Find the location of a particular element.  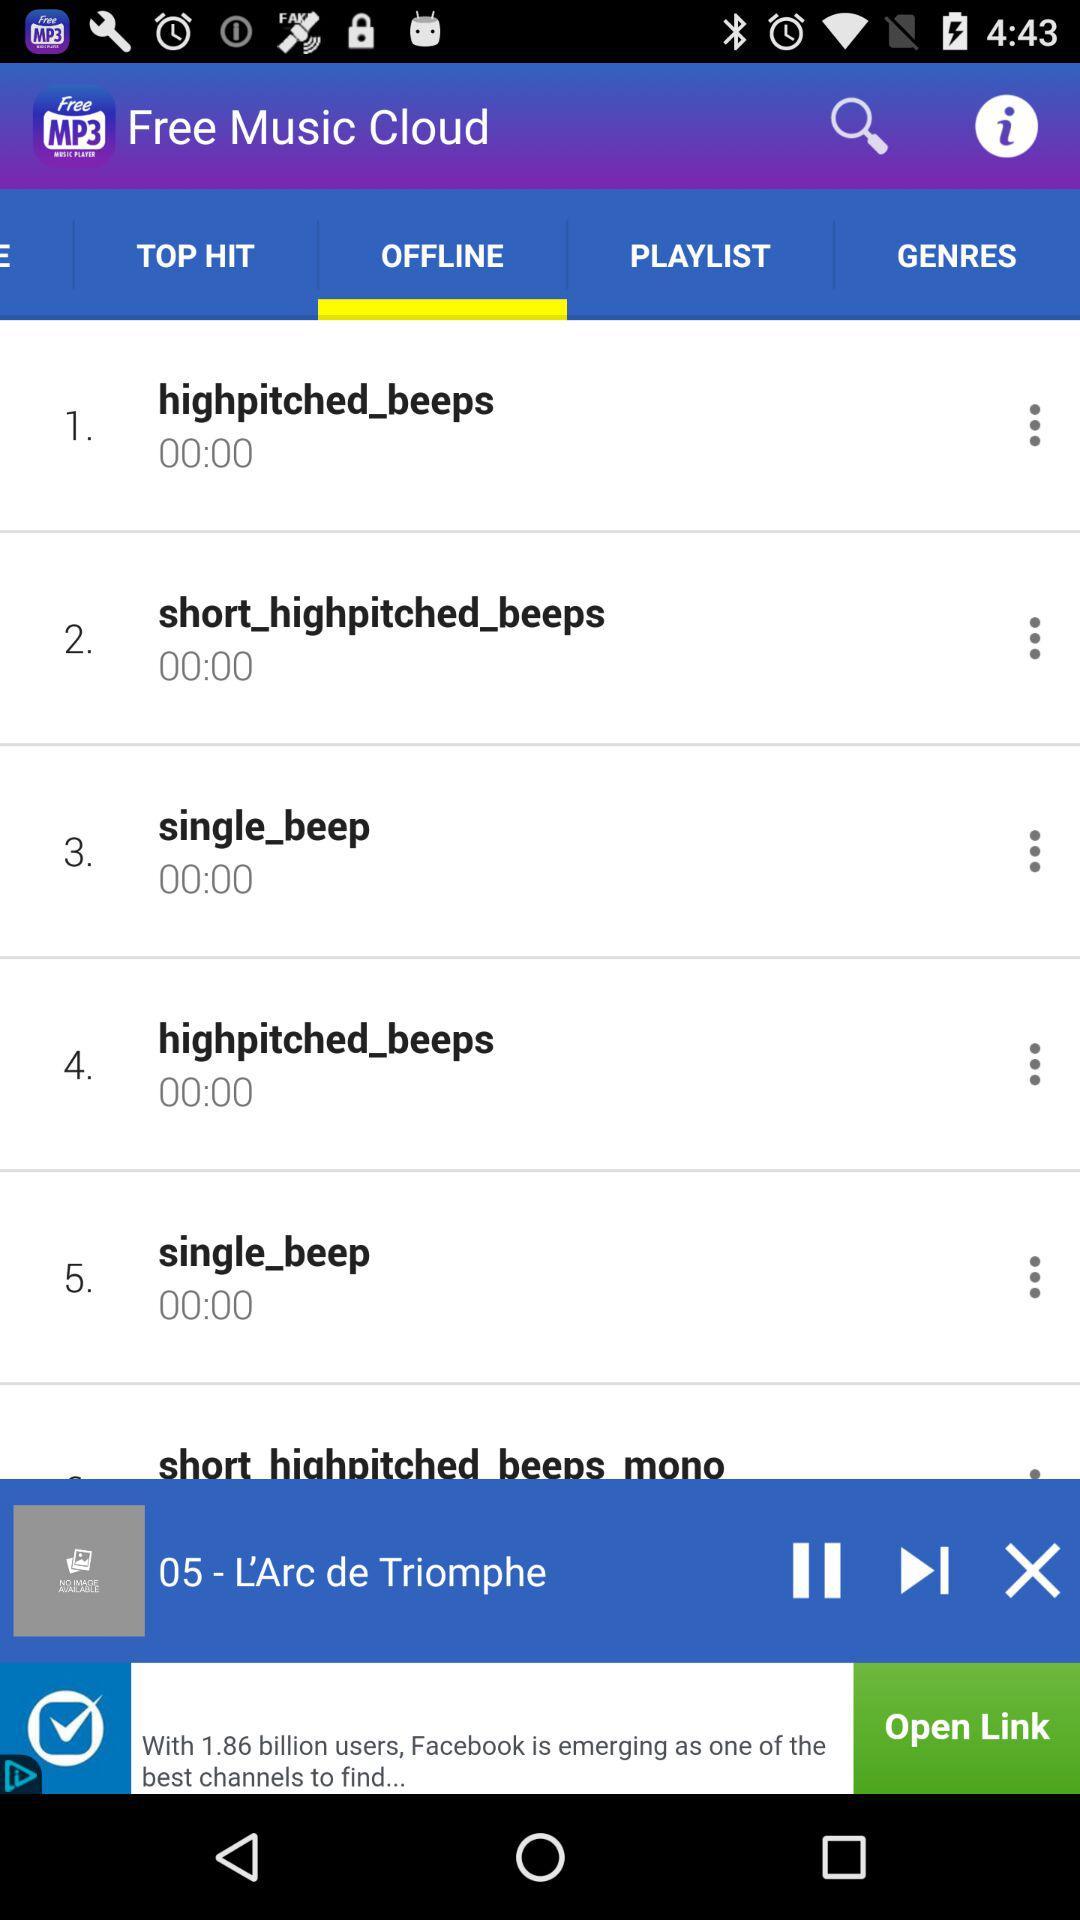

stop playing is located at coordinates (1032, 1569).